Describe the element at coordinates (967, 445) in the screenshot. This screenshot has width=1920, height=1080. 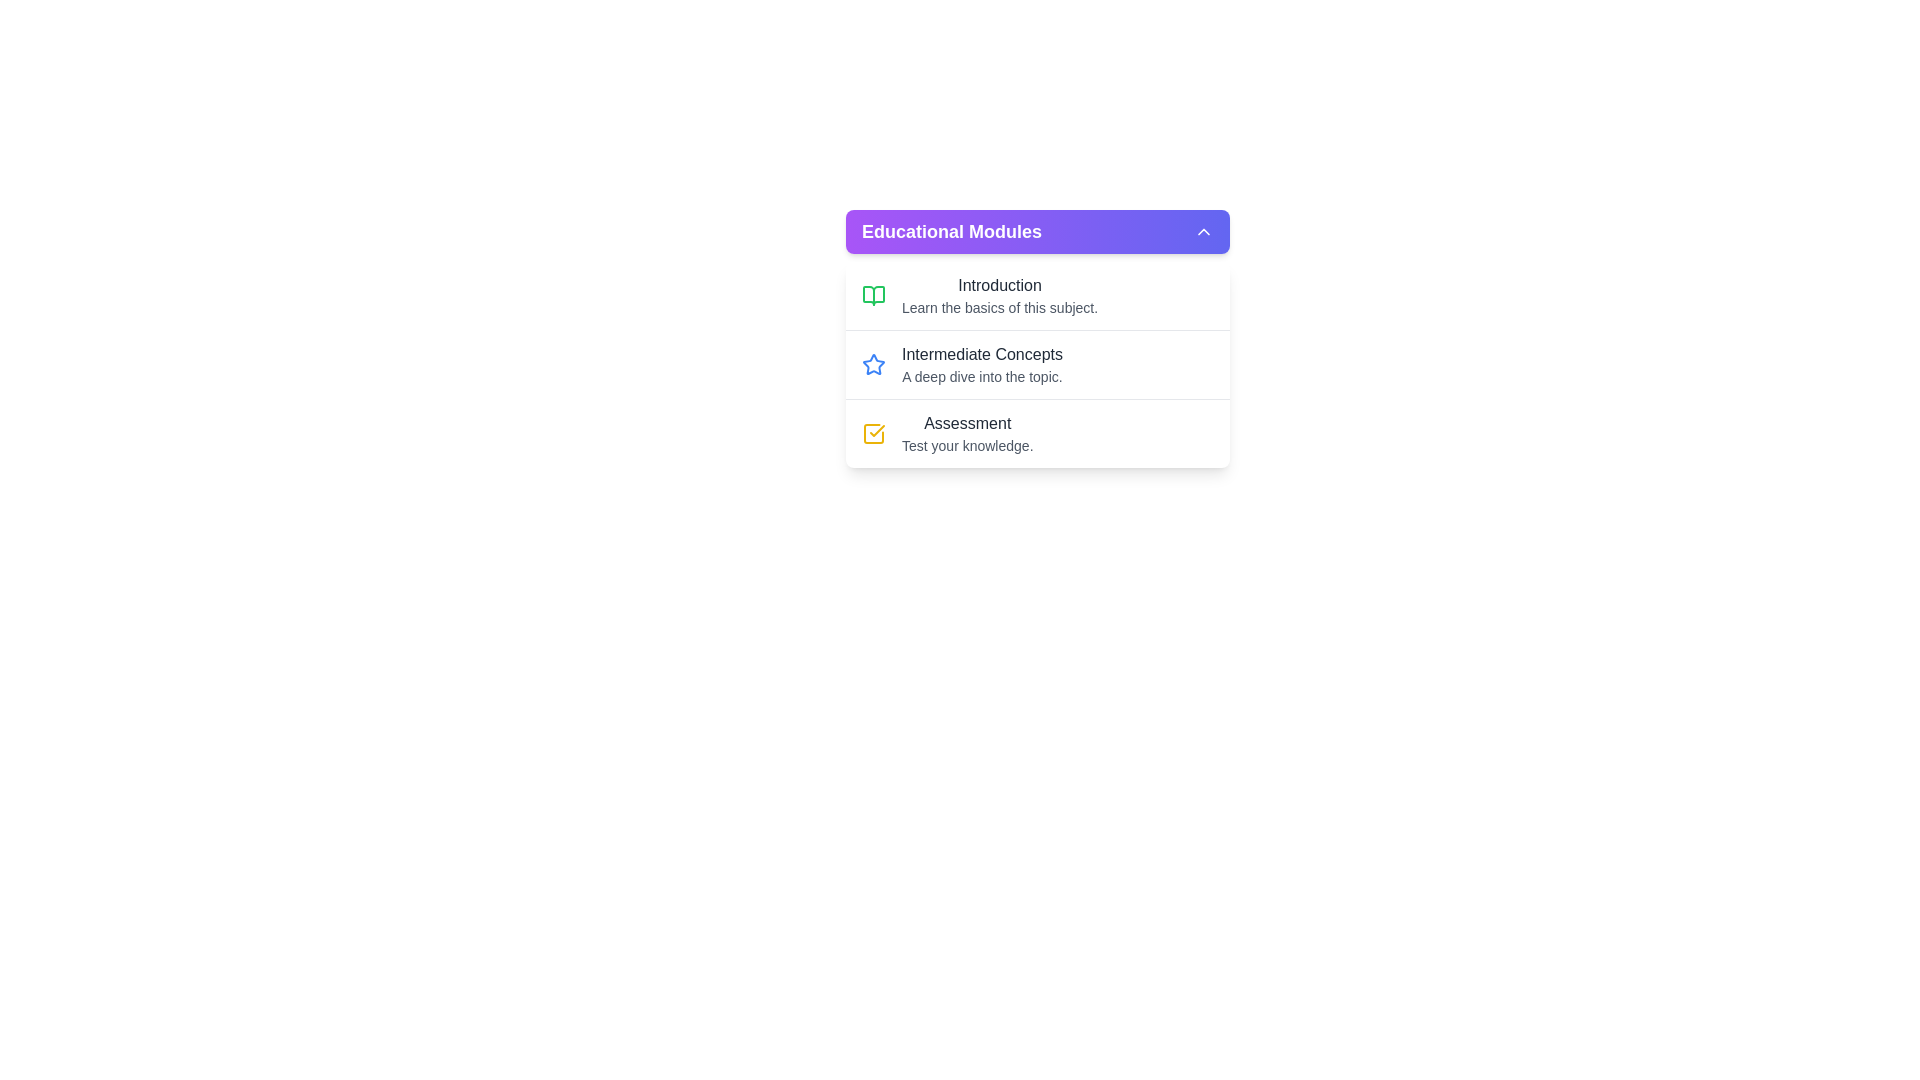
I see `hint text associated with the 'Assessment' option located directly beneath the 'Assessment' text in the Educational Modules dropdown` at that location.